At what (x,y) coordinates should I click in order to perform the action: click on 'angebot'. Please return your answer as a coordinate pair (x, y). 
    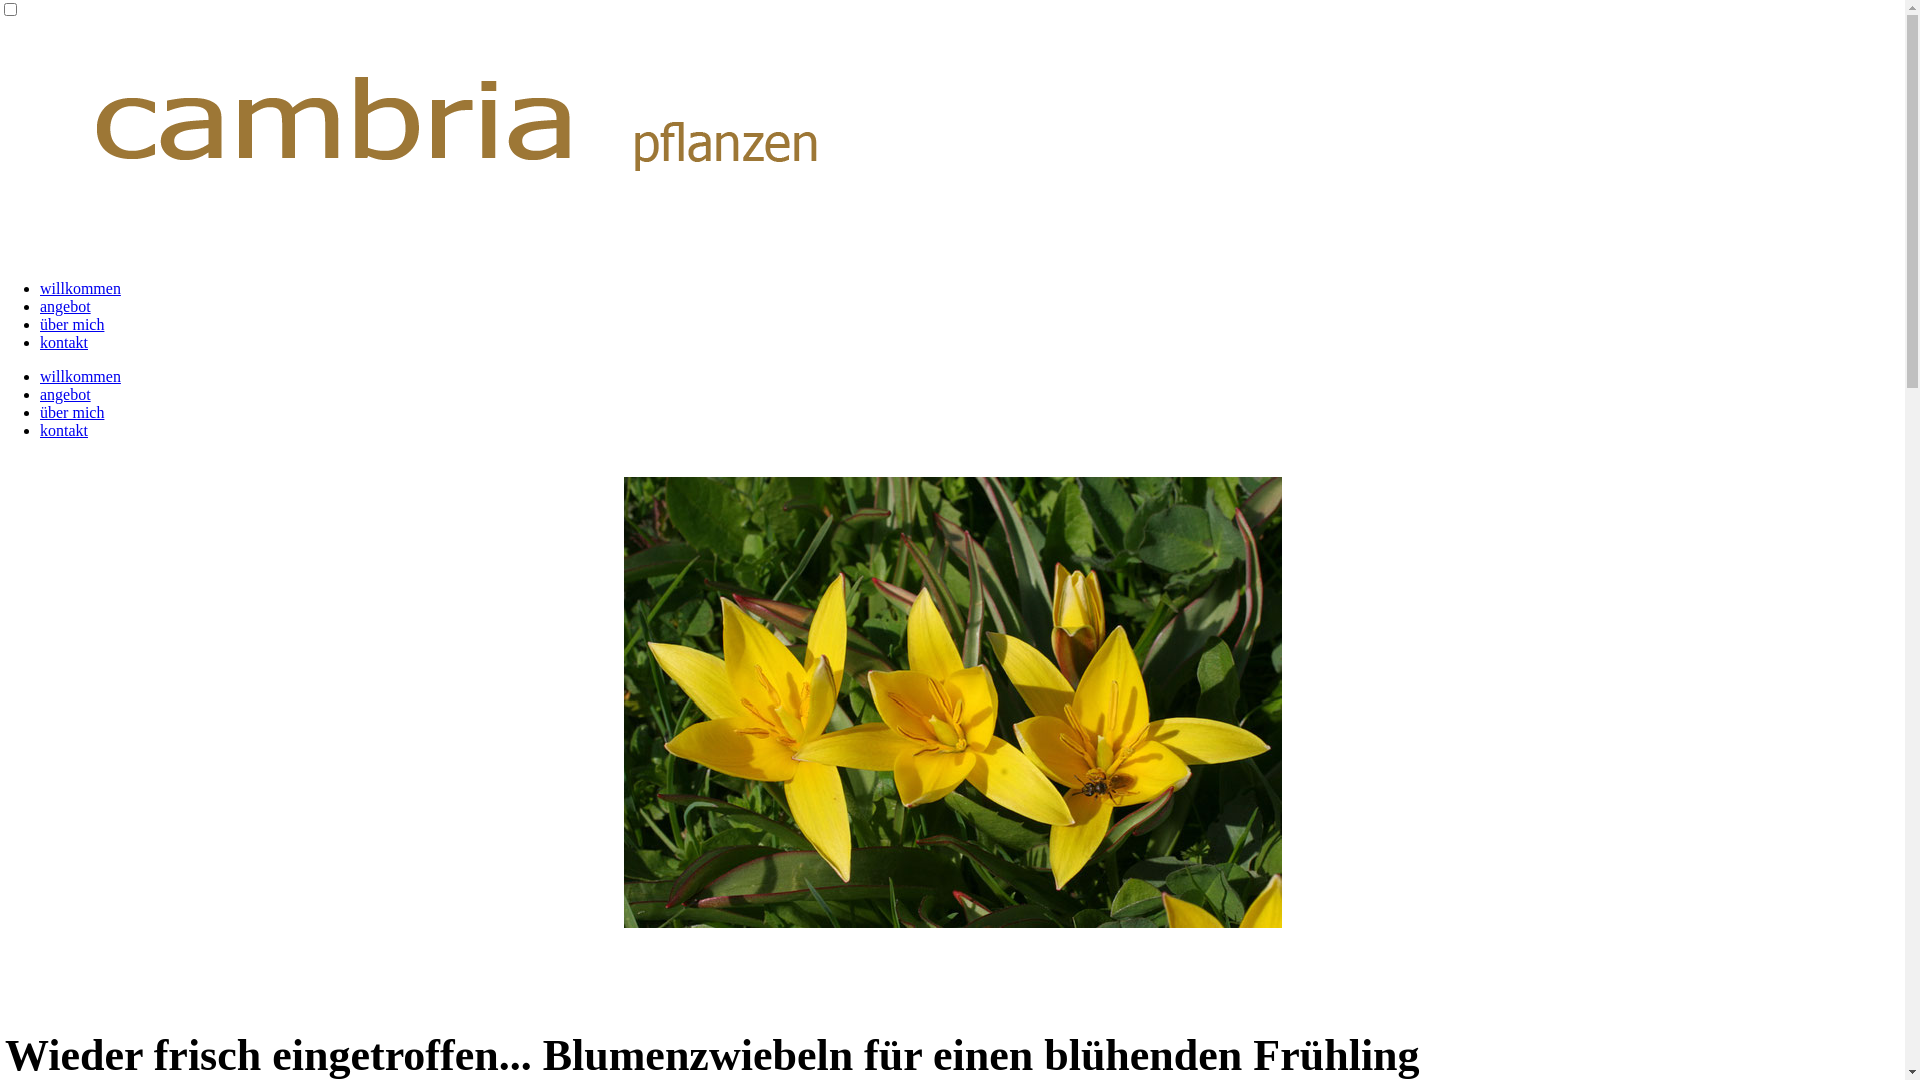
    Looking at the image, I should click on (65, 394).